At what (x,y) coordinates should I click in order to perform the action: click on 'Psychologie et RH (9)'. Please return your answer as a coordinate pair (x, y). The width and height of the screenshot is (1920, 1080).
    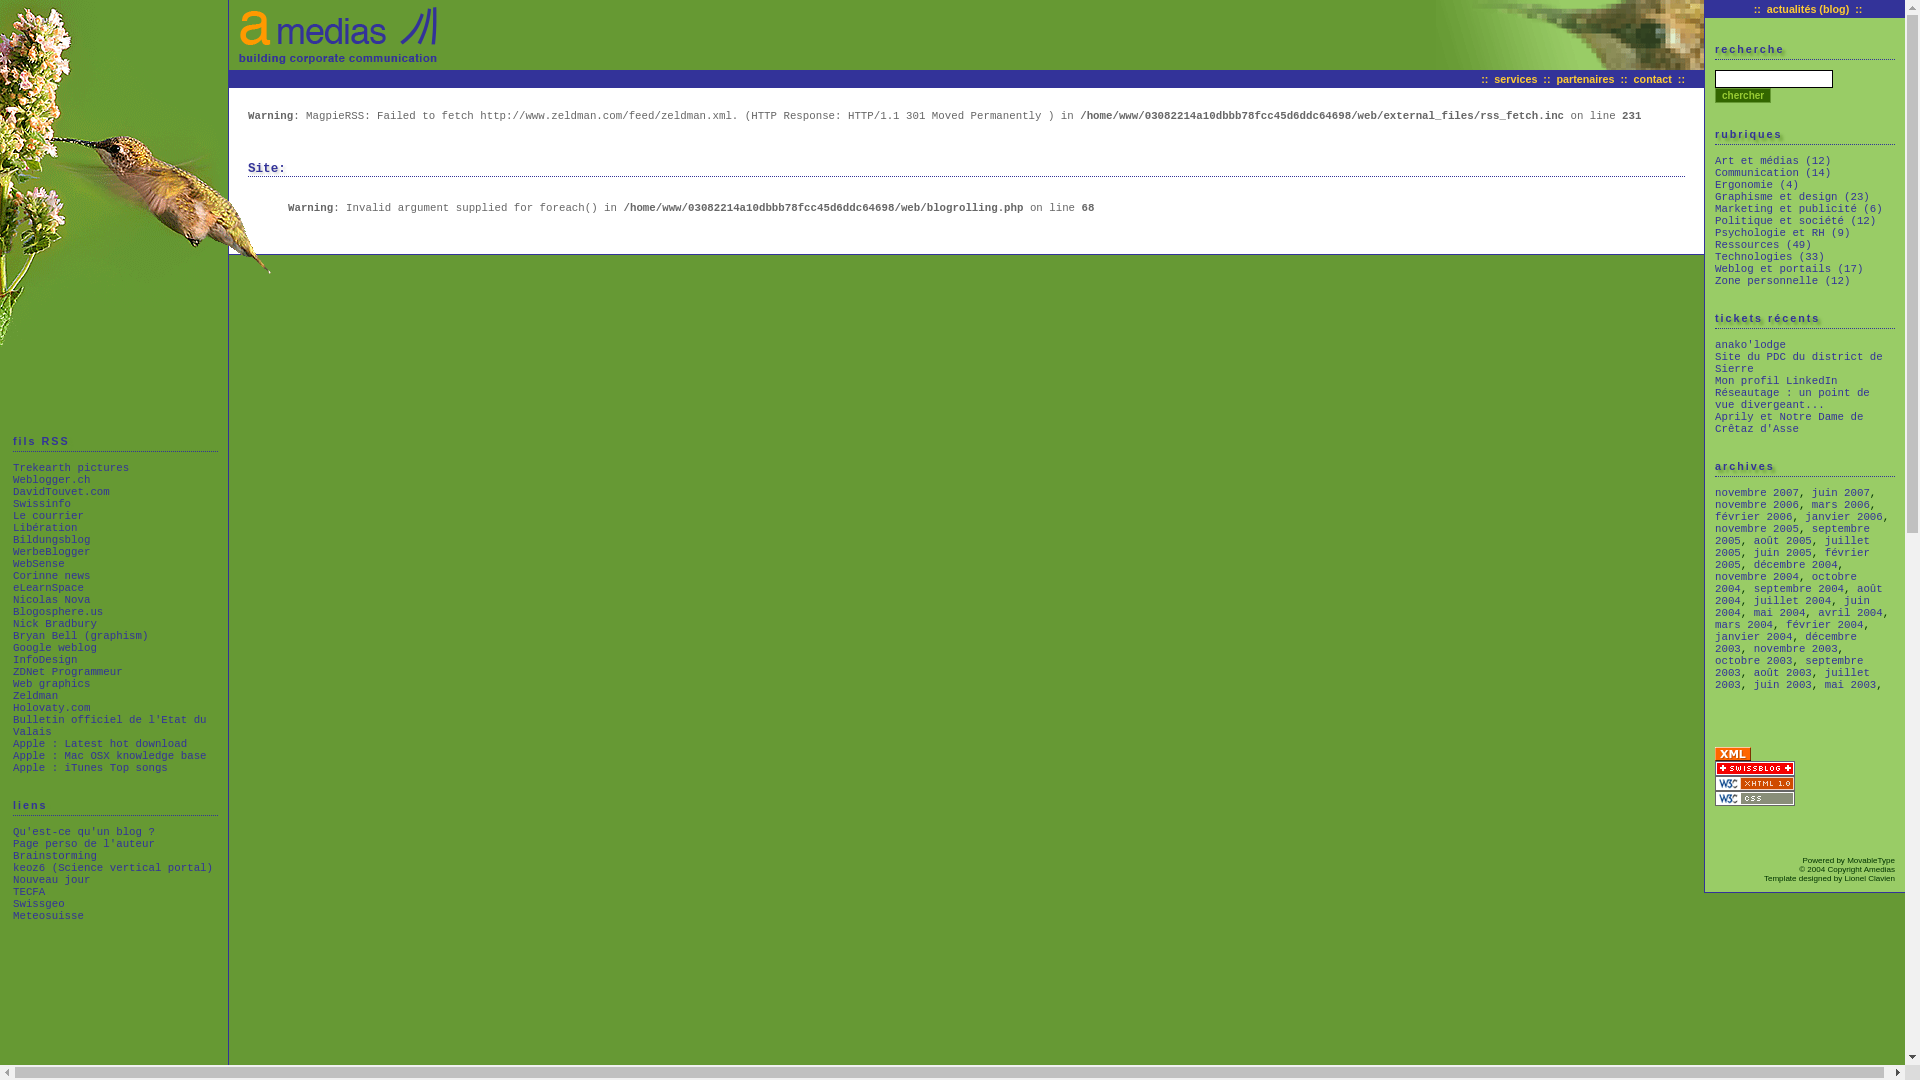
    Looking at the image, I should click on (1782, 231).